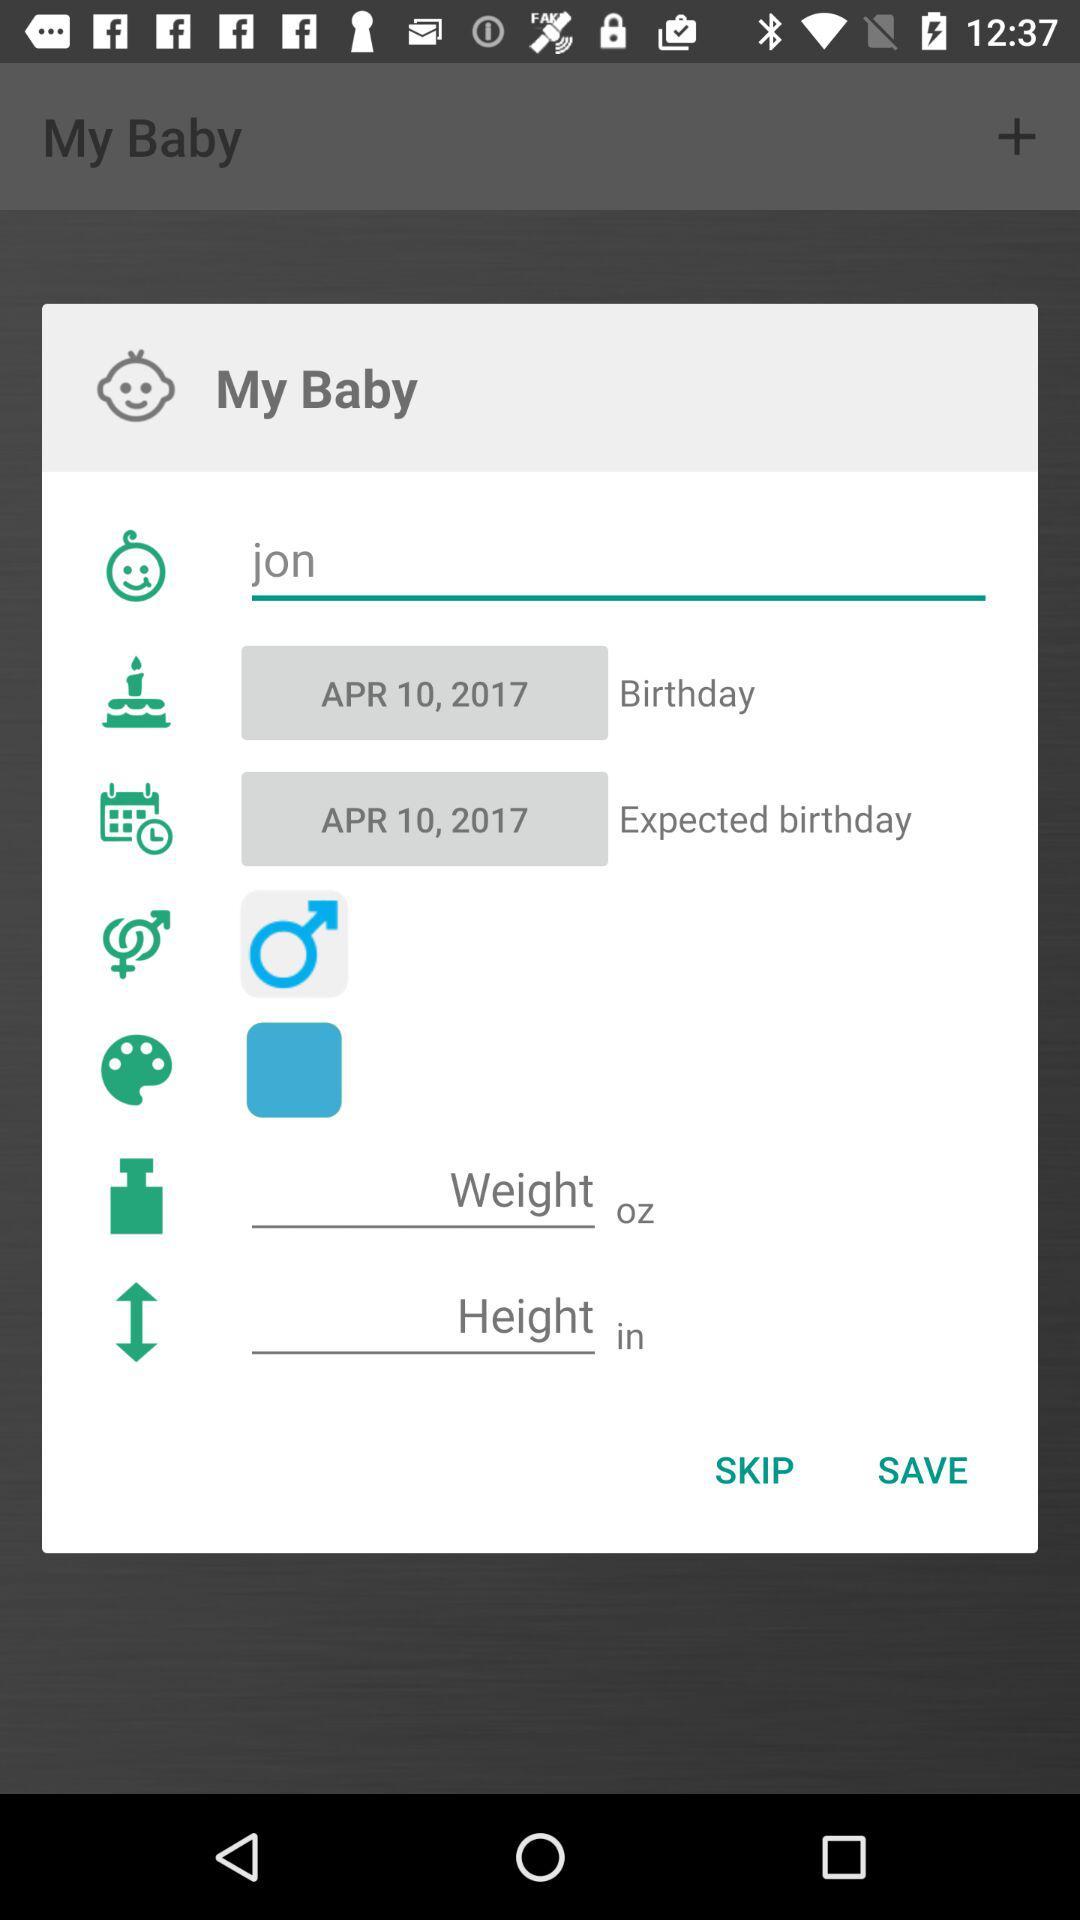 The image size is (1080, 1920). What do you see at coordinates (422, 1190) in the screenshot?
I see `weight` at bounding box center [422, 1190].